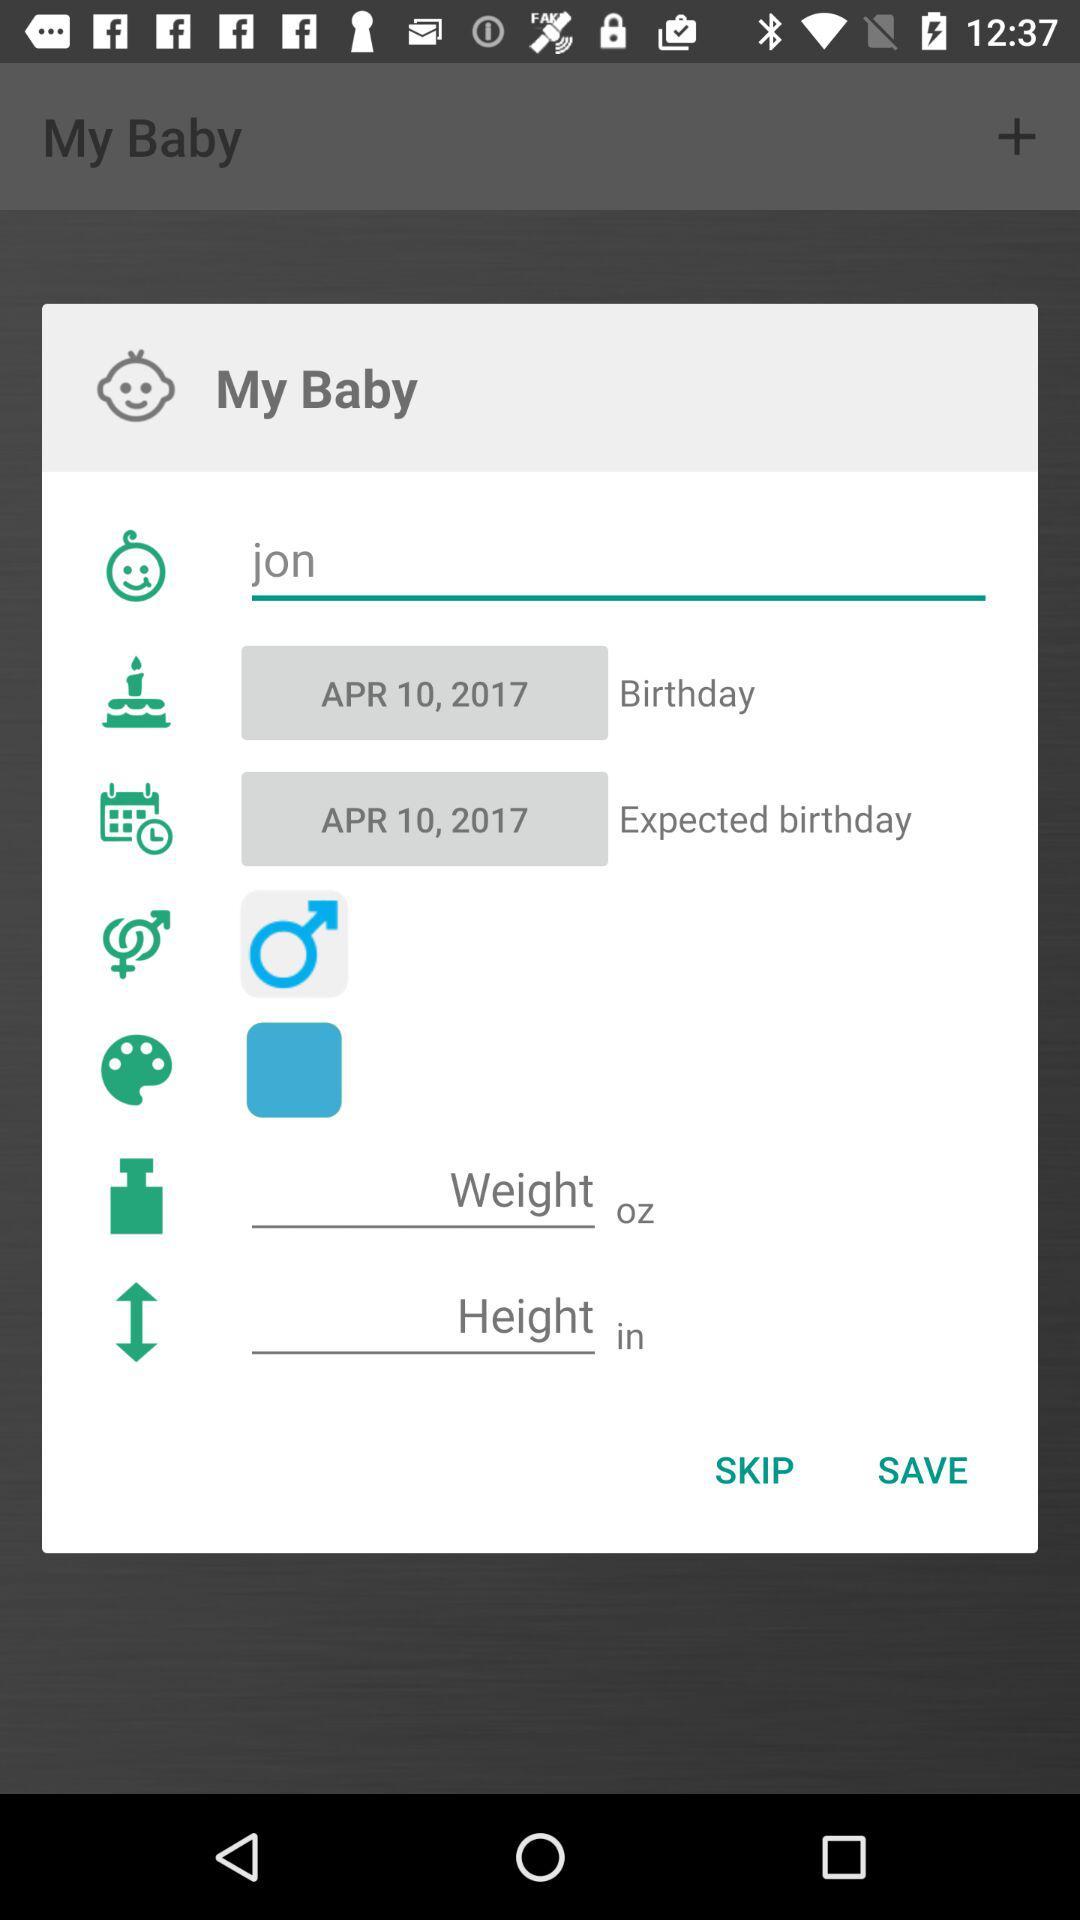 The image size is (1080, 1920). What do you see at coordinates (422, 1190) in the screenshot?
I see `weight` at bounding box center [422, 1190].